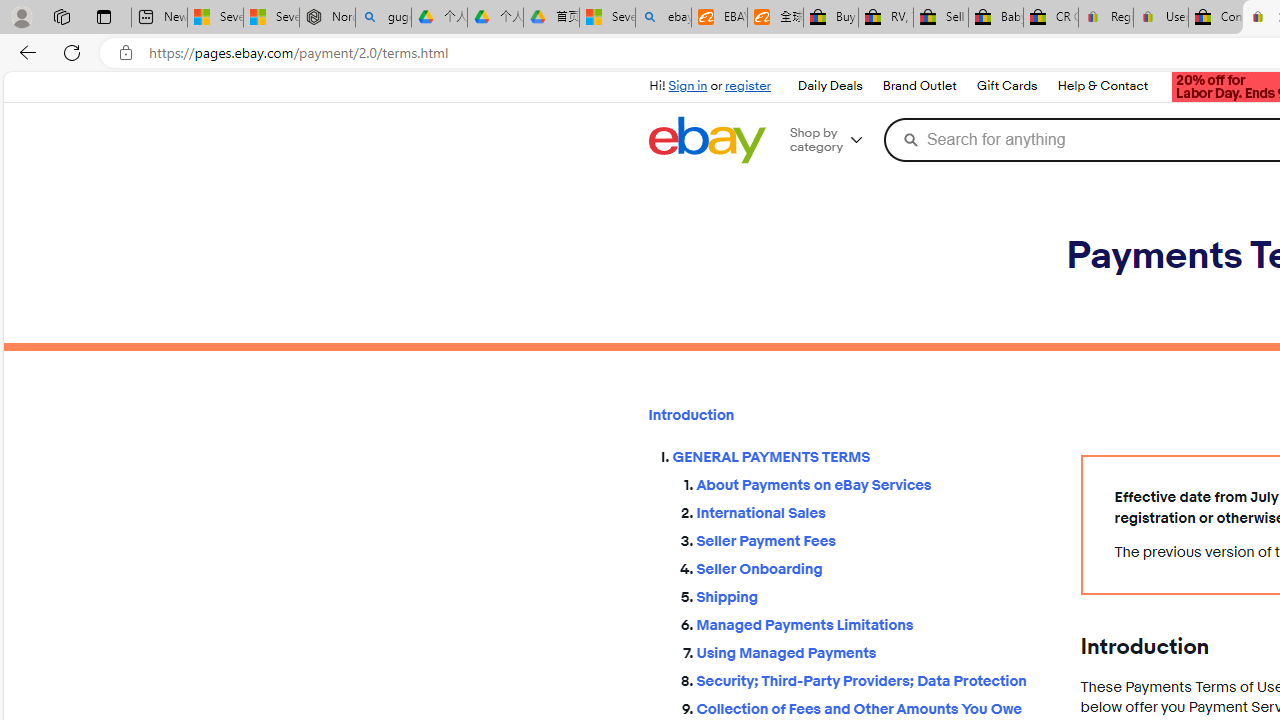  What do you see at coordinates (872, 508) in the screenshot?
I see `'International Sales'` at bounding box center [872, 508].